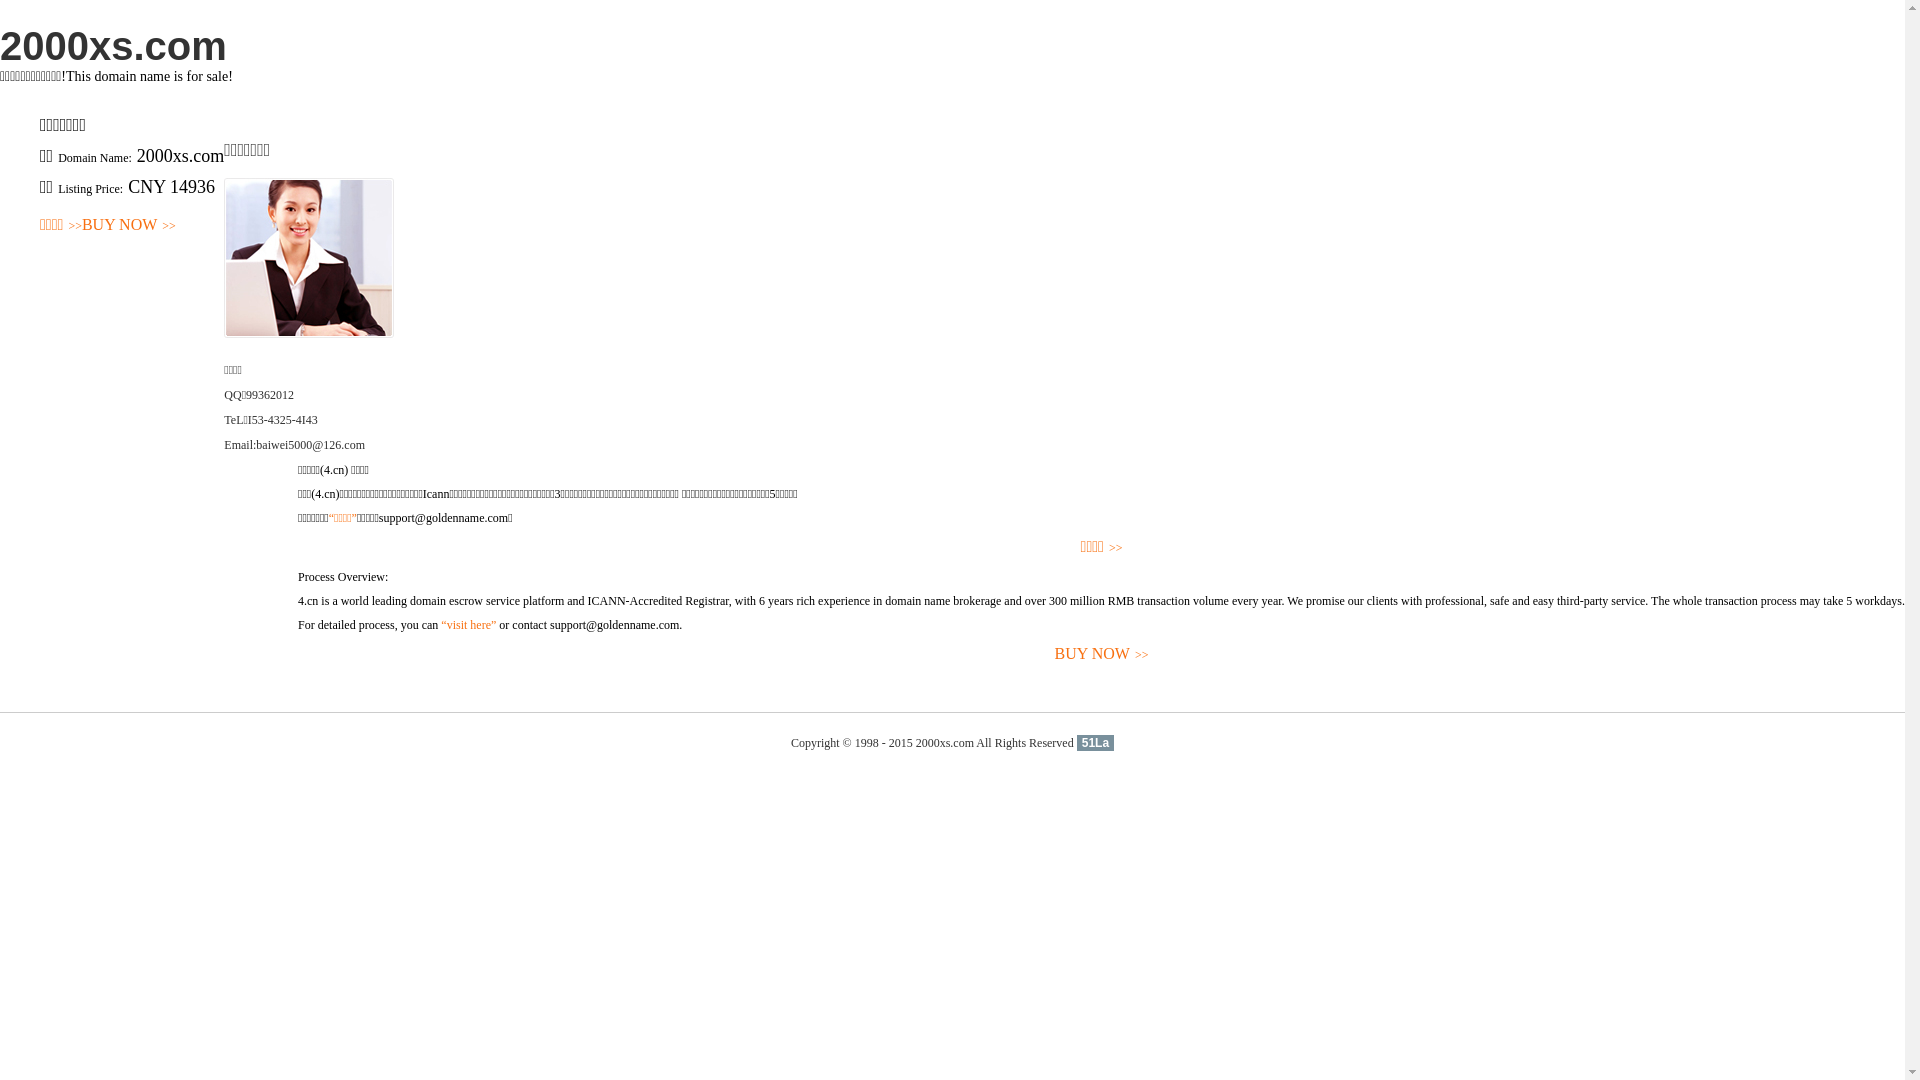  I want to click on 'BUY NOW>>', so click(128, 225).